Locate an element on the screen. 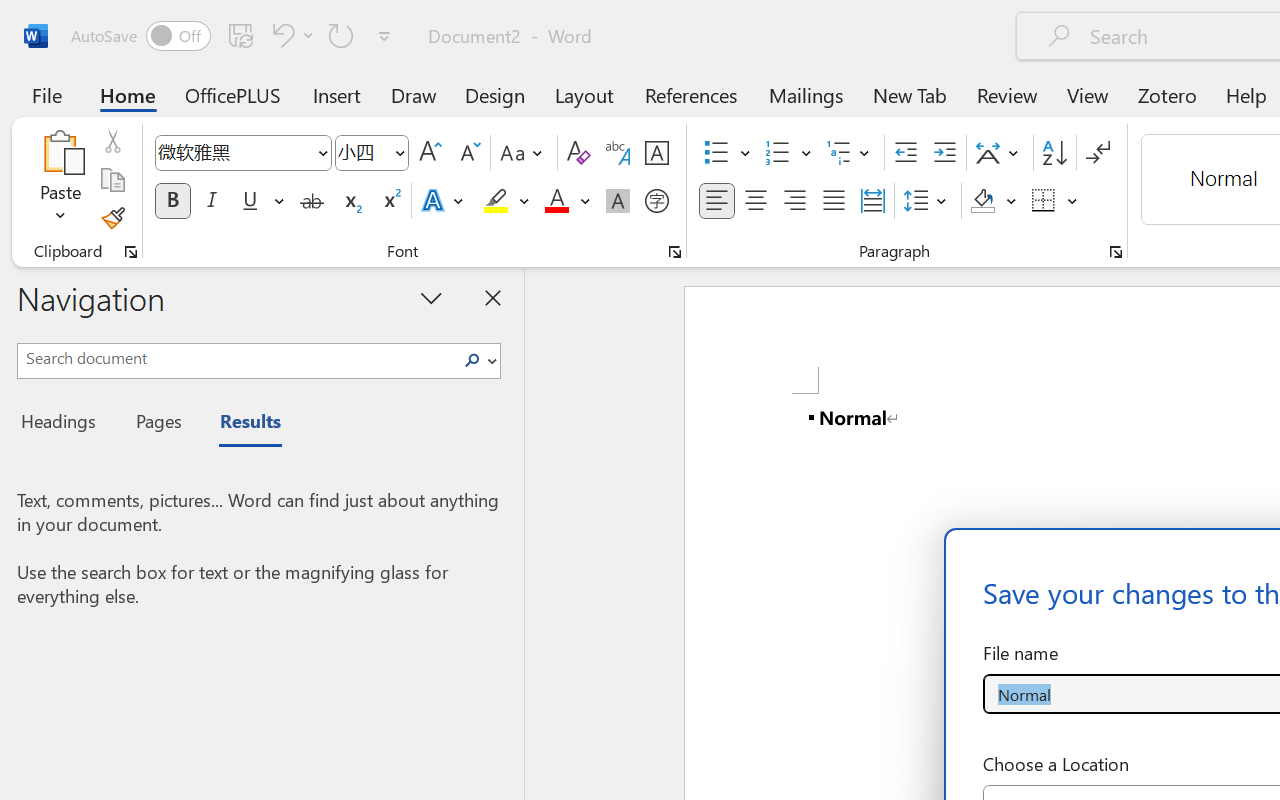  'Office Clipboard...' is located at coordinates (130, 251).